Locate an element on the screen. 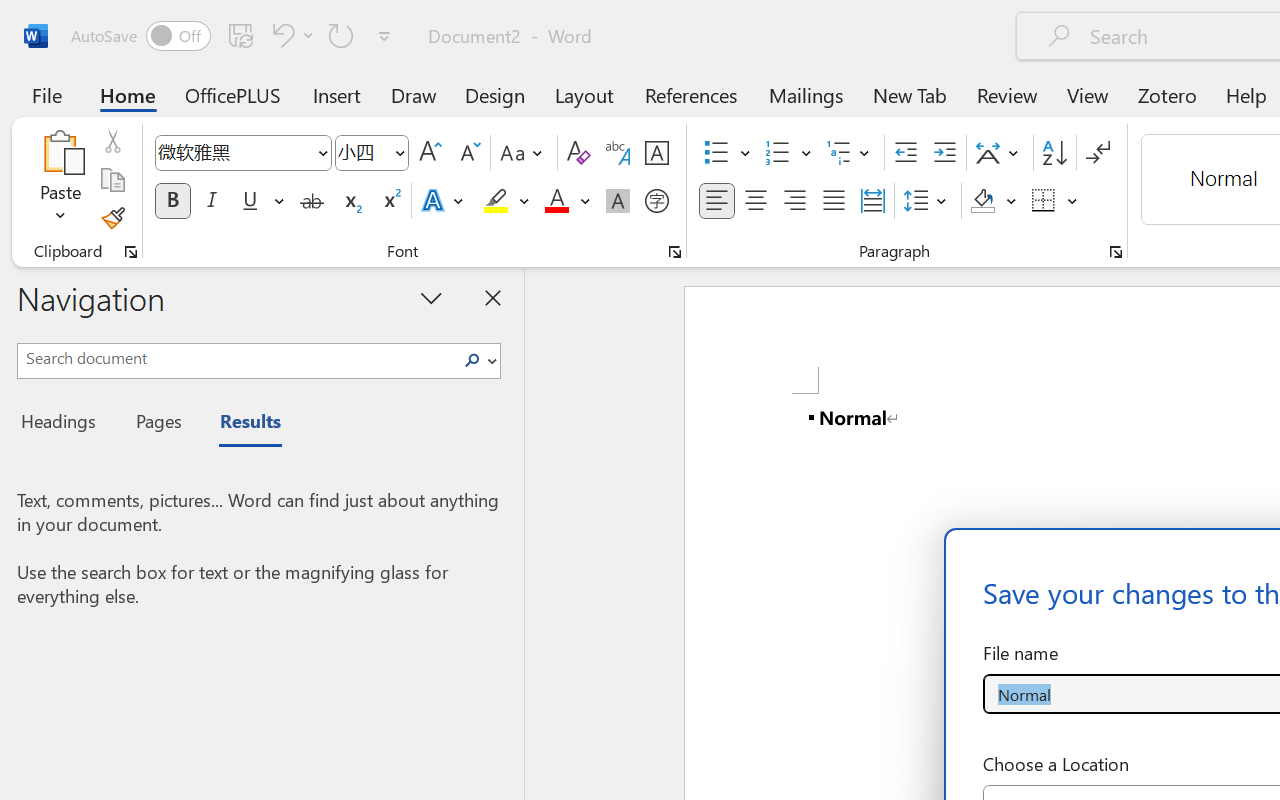  'Office Clipboard...' is located at coordinates (130, 251).